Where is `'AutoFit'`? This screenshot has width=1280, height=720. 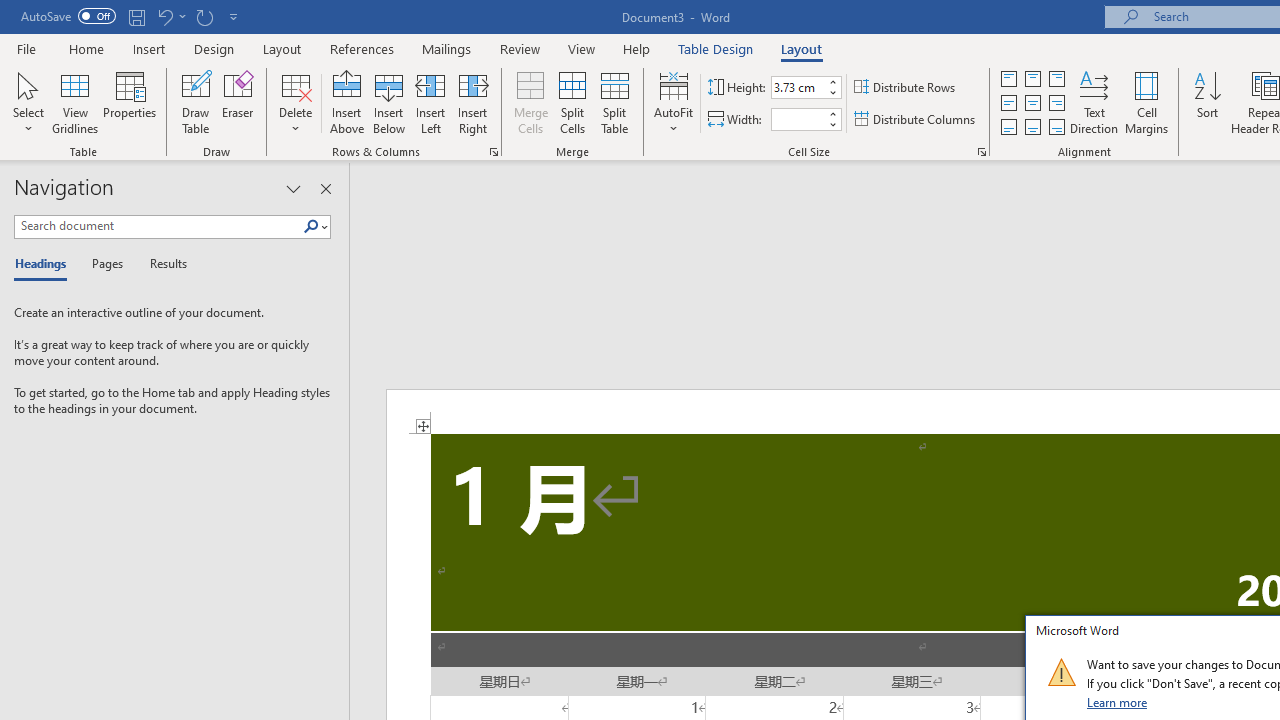
'AutoFit' is located at coordinates (673, 103).